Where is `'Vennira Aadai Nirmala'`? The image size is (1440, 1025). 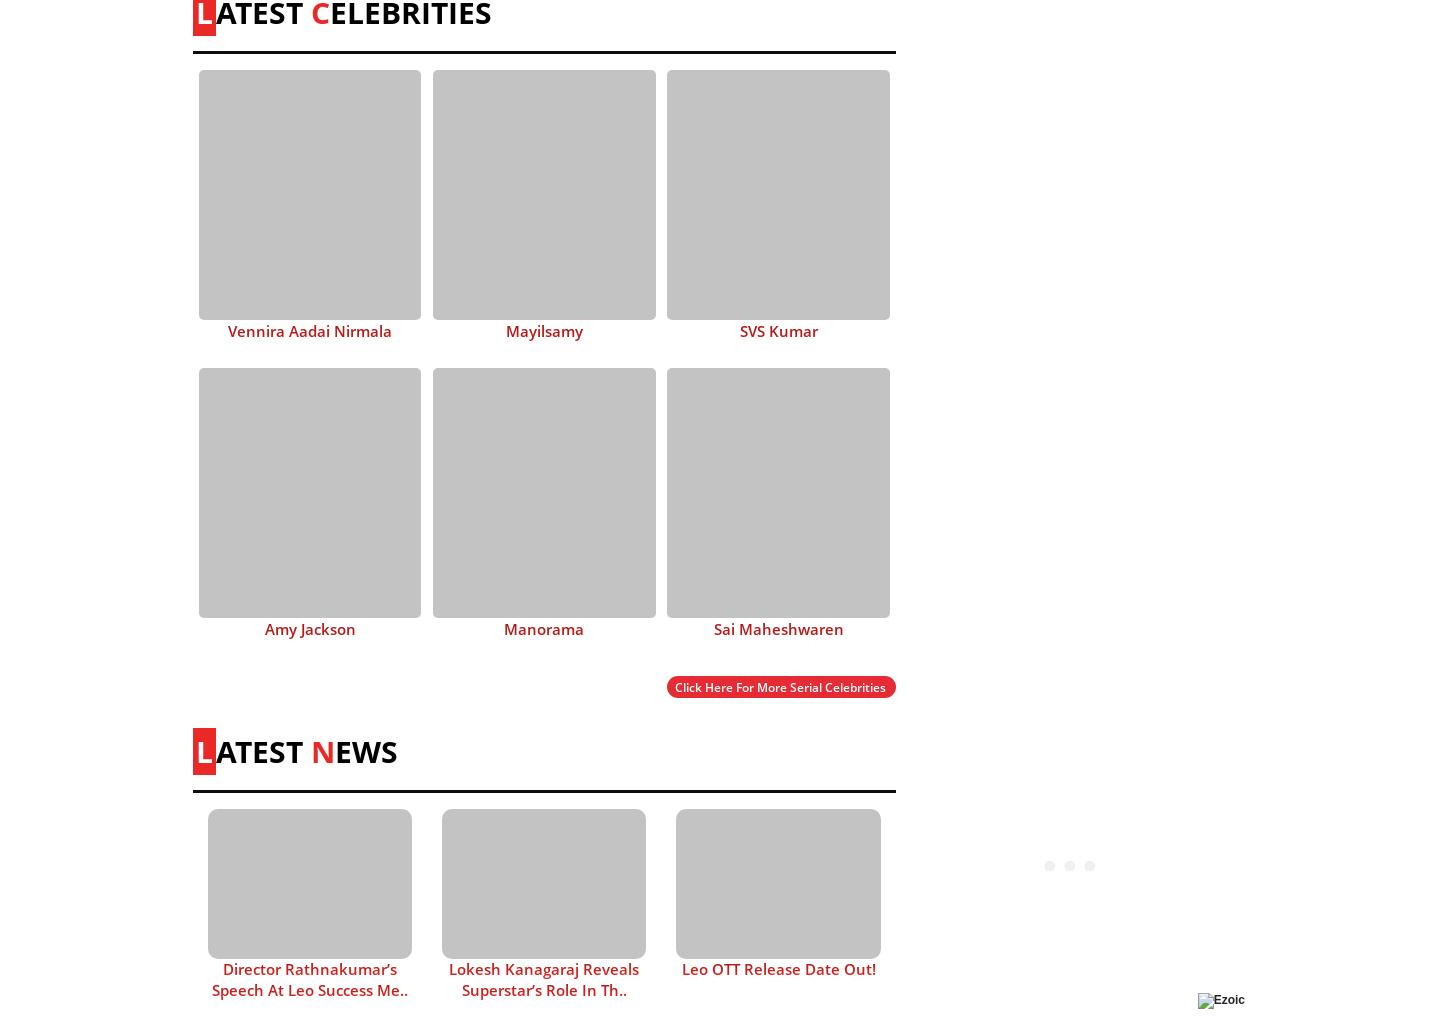
'Vennira Aadai Nirmala' is located at coordinates (310, 329).